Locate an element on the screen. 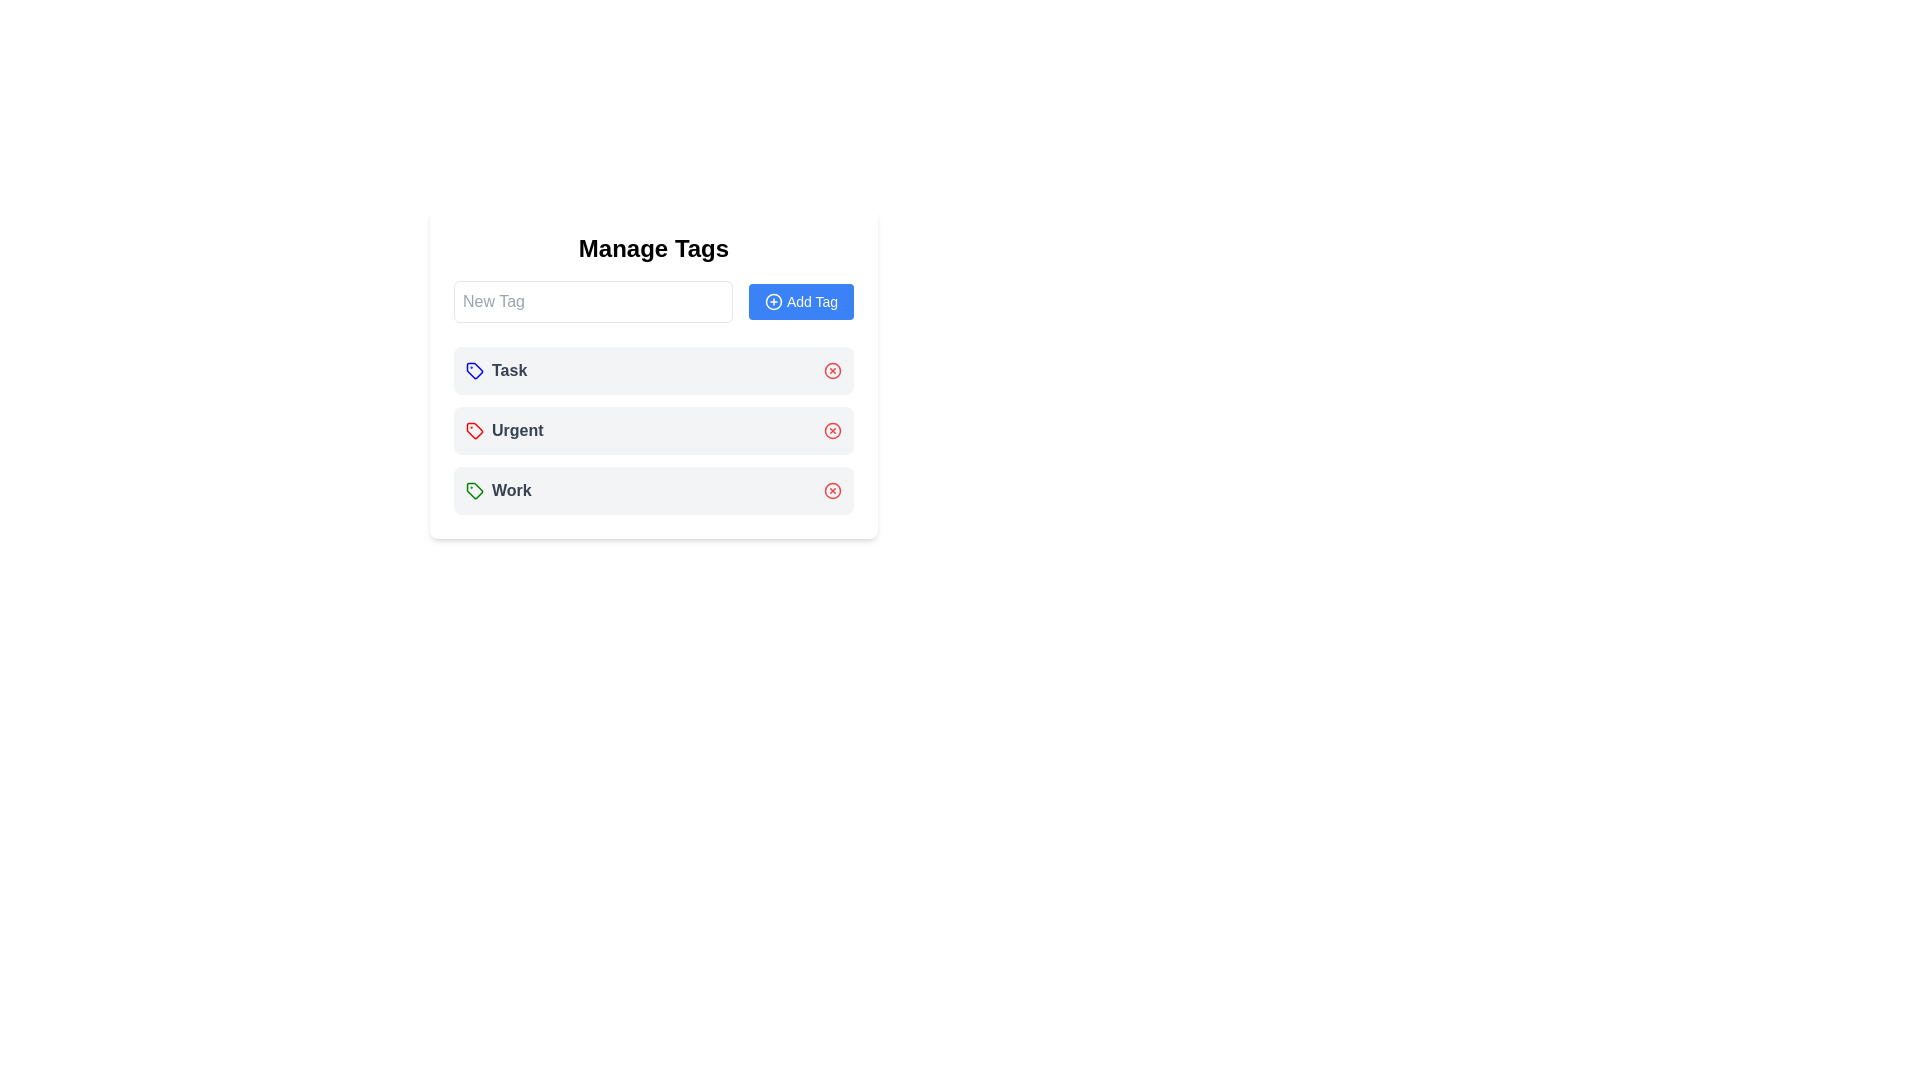  the tag icon with a blue stroke that is displayed adjacent to the text 'Task' is located at coordinates (474, 370).